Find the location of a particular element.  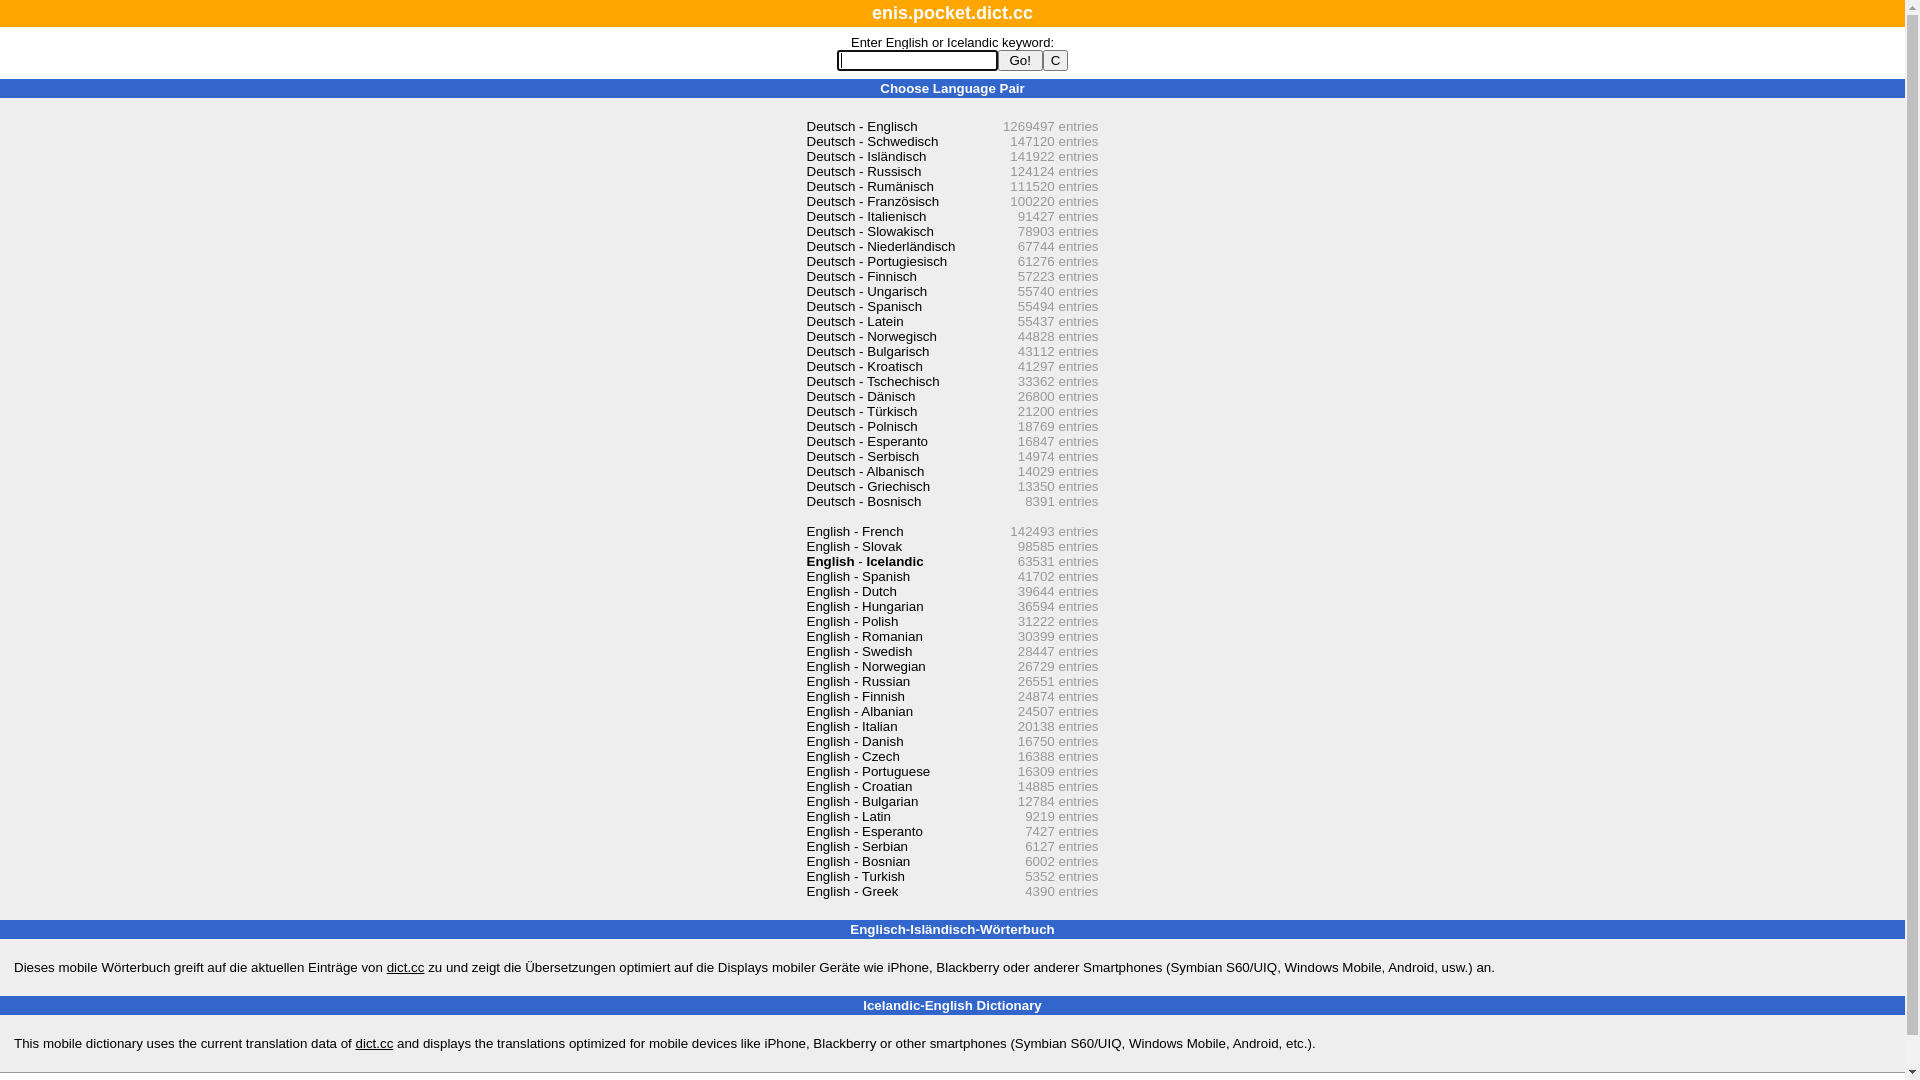

'English - Albanian' is located at coordinates (859, 710).